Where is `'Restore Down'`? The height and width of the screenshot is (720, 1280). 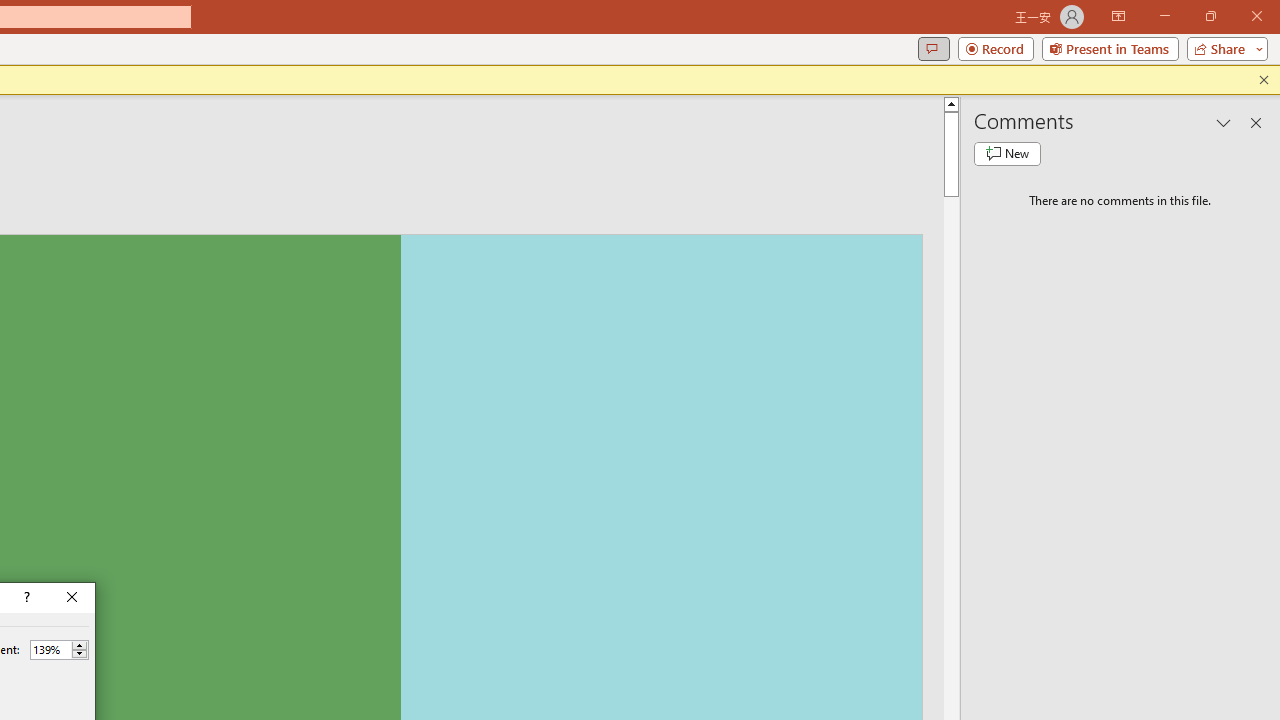
'Restore Down' is located at coordinates (1209, 16).